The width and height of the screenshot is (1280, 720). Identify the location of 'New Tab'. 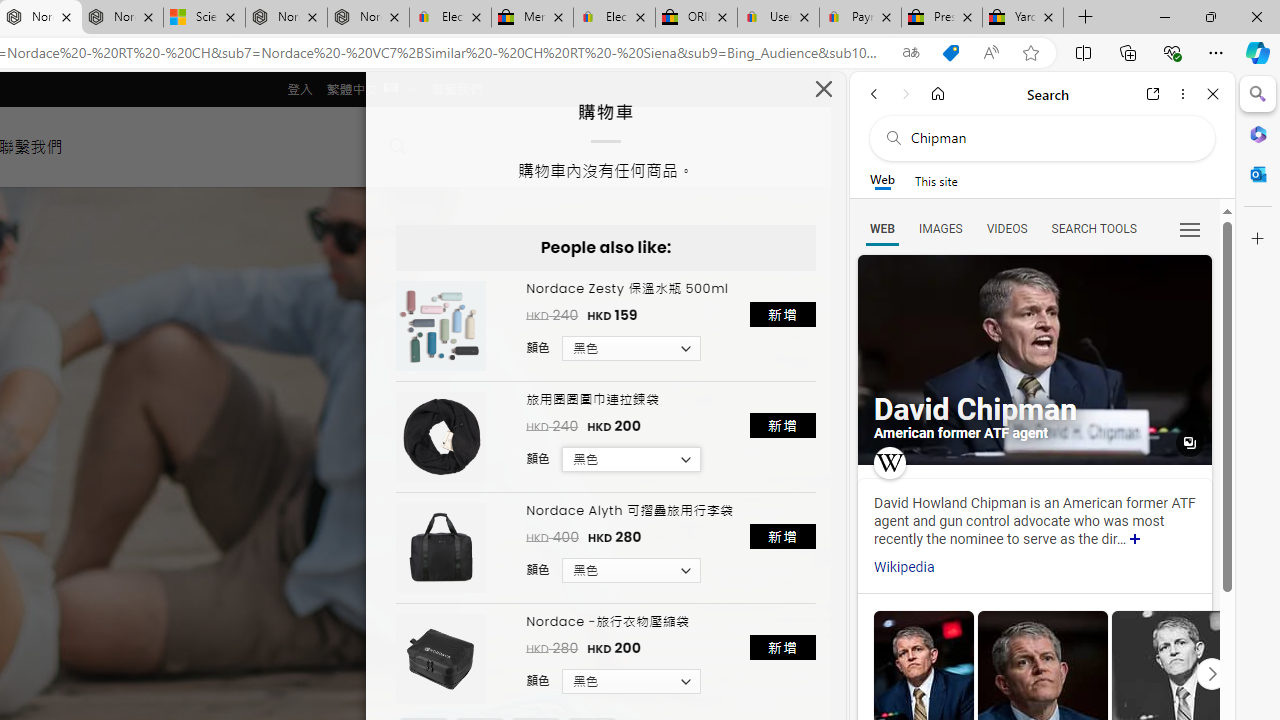
(1085, 17).